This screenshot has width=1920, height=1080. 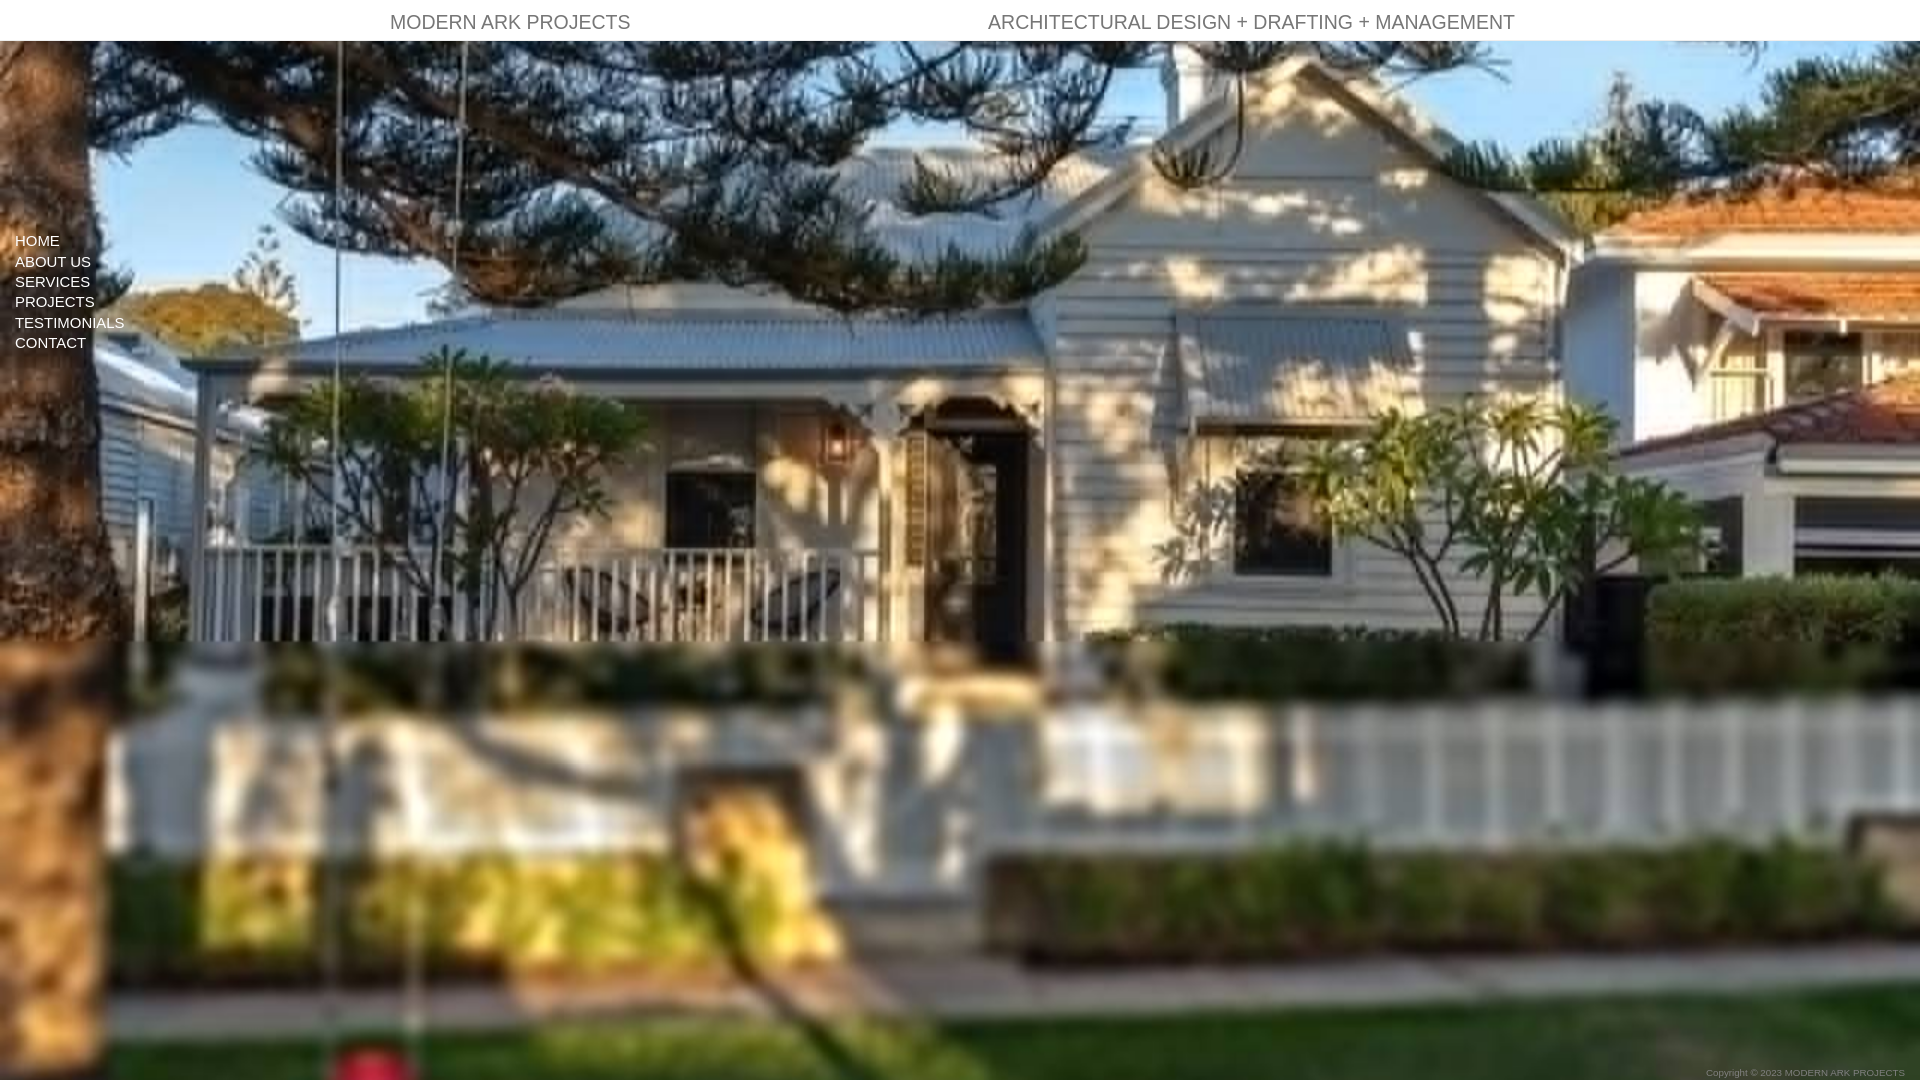 What do you see at coordinates (104, 301) in the screenshot?
I see `'PROJECTS'` at bounding box center [104, 301].